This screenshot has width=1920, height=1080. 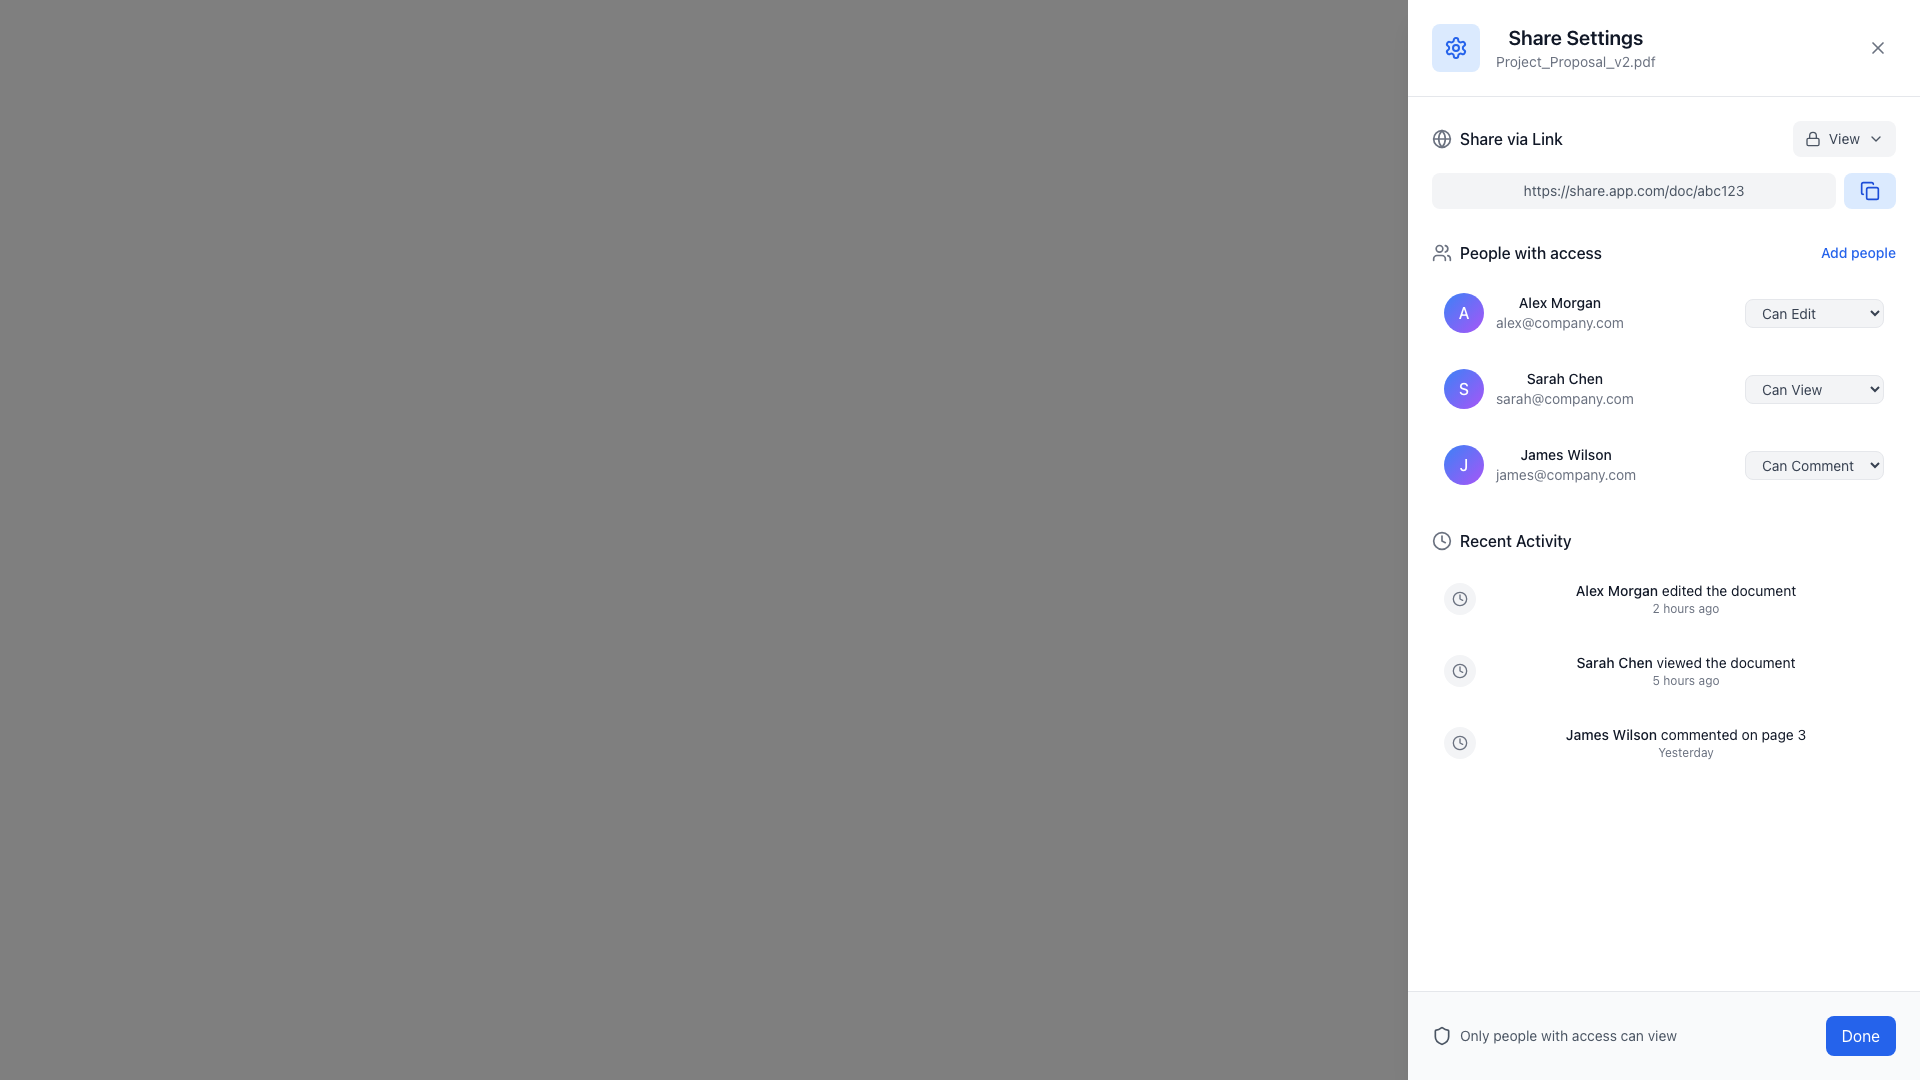 I want to click on the User information display row, which is the third entry under the 'People with access' section, displaying the user's name and email address, so click(x=1539, y=465).